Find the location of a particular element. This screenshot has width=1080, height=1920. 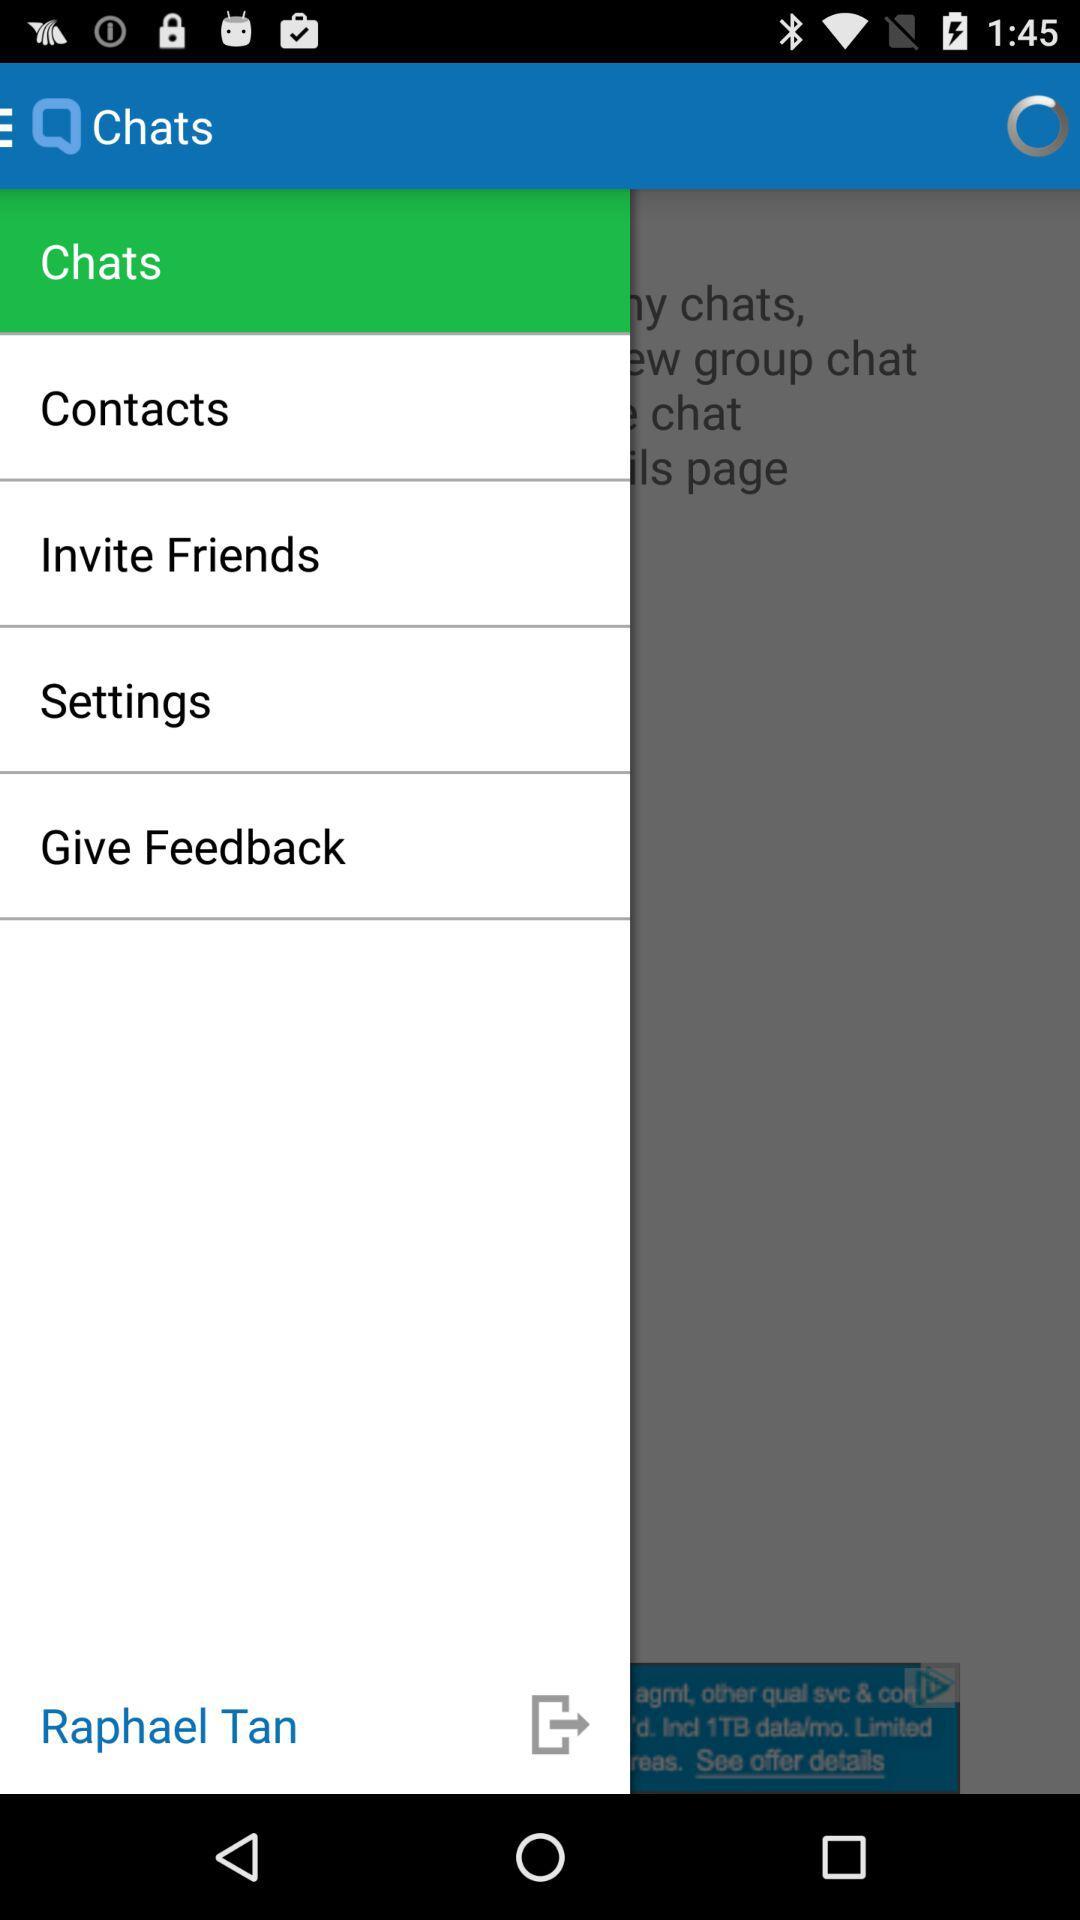

the panel is located at coordinates (540, 1727).